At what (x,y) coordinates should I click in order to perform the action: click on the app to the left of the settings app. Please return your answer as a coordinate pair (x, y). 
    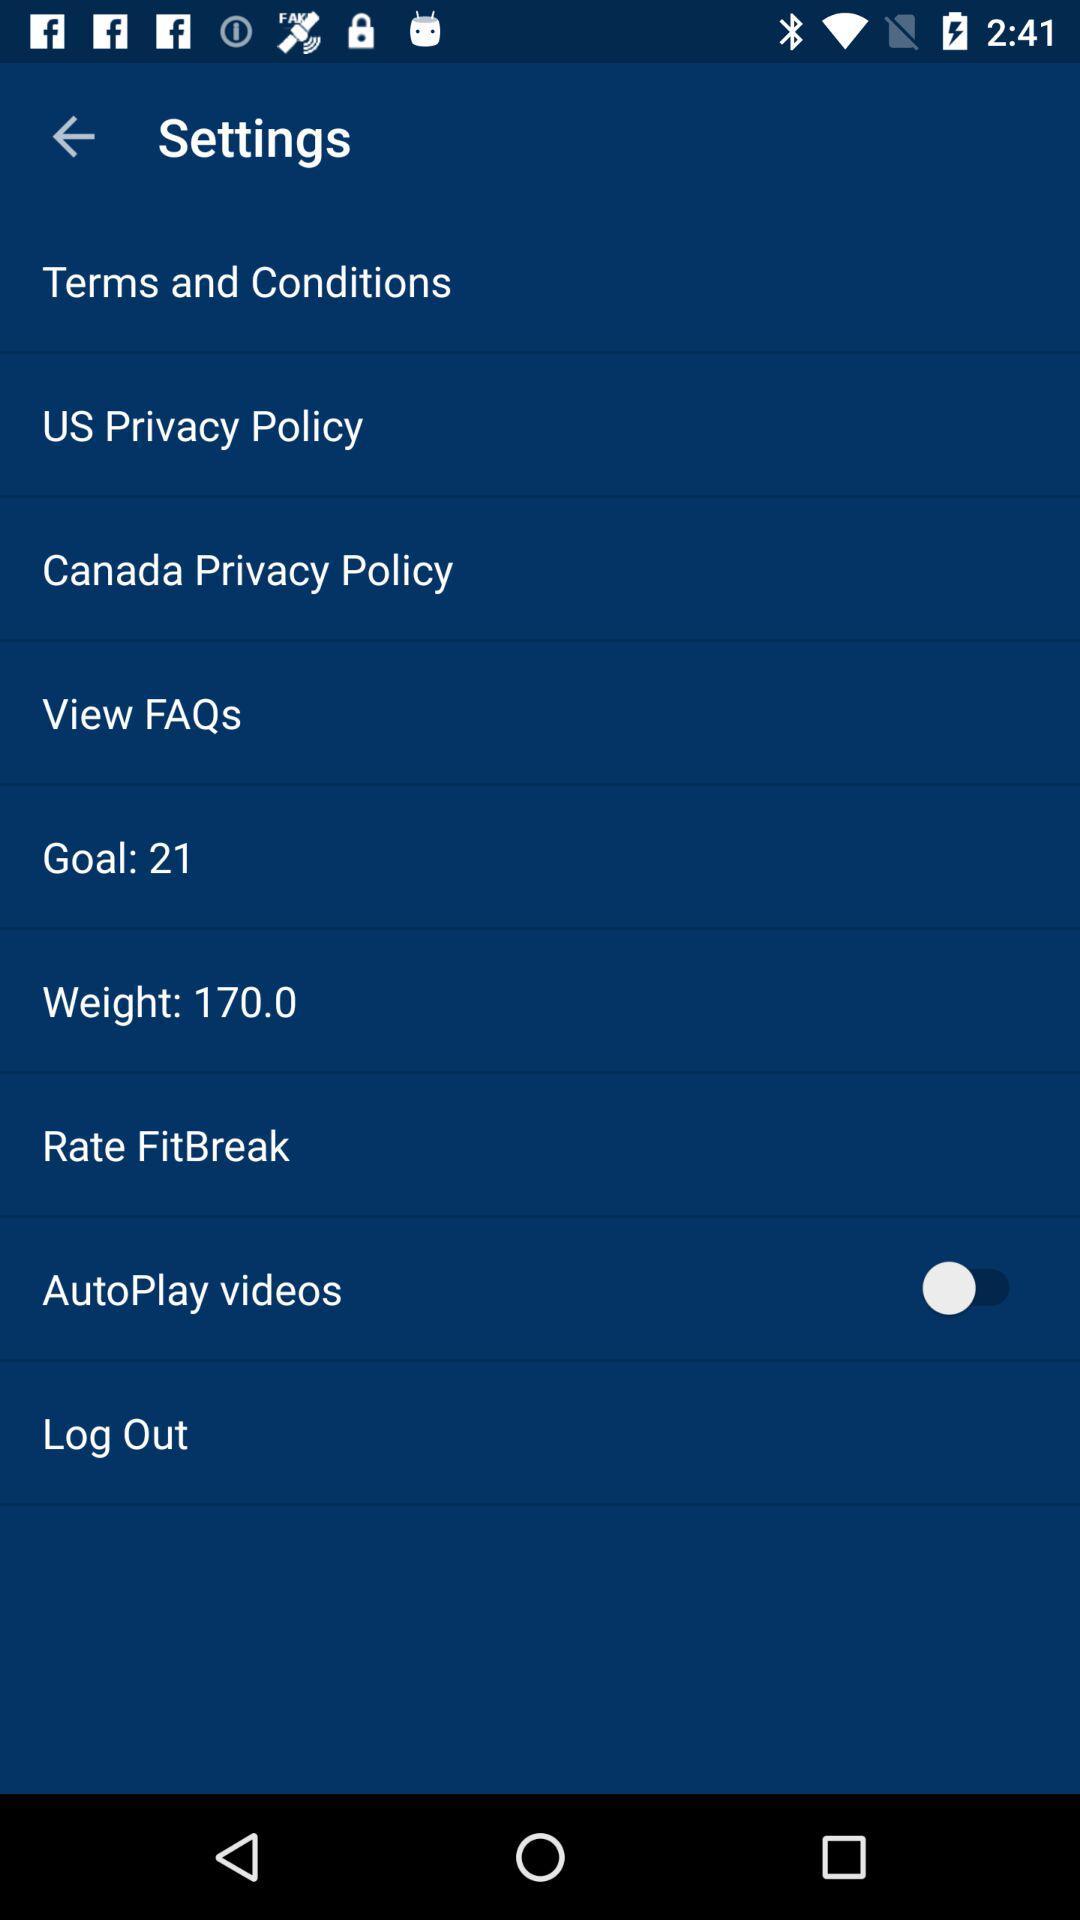
    Looking at the image, I should click on (72, 135).